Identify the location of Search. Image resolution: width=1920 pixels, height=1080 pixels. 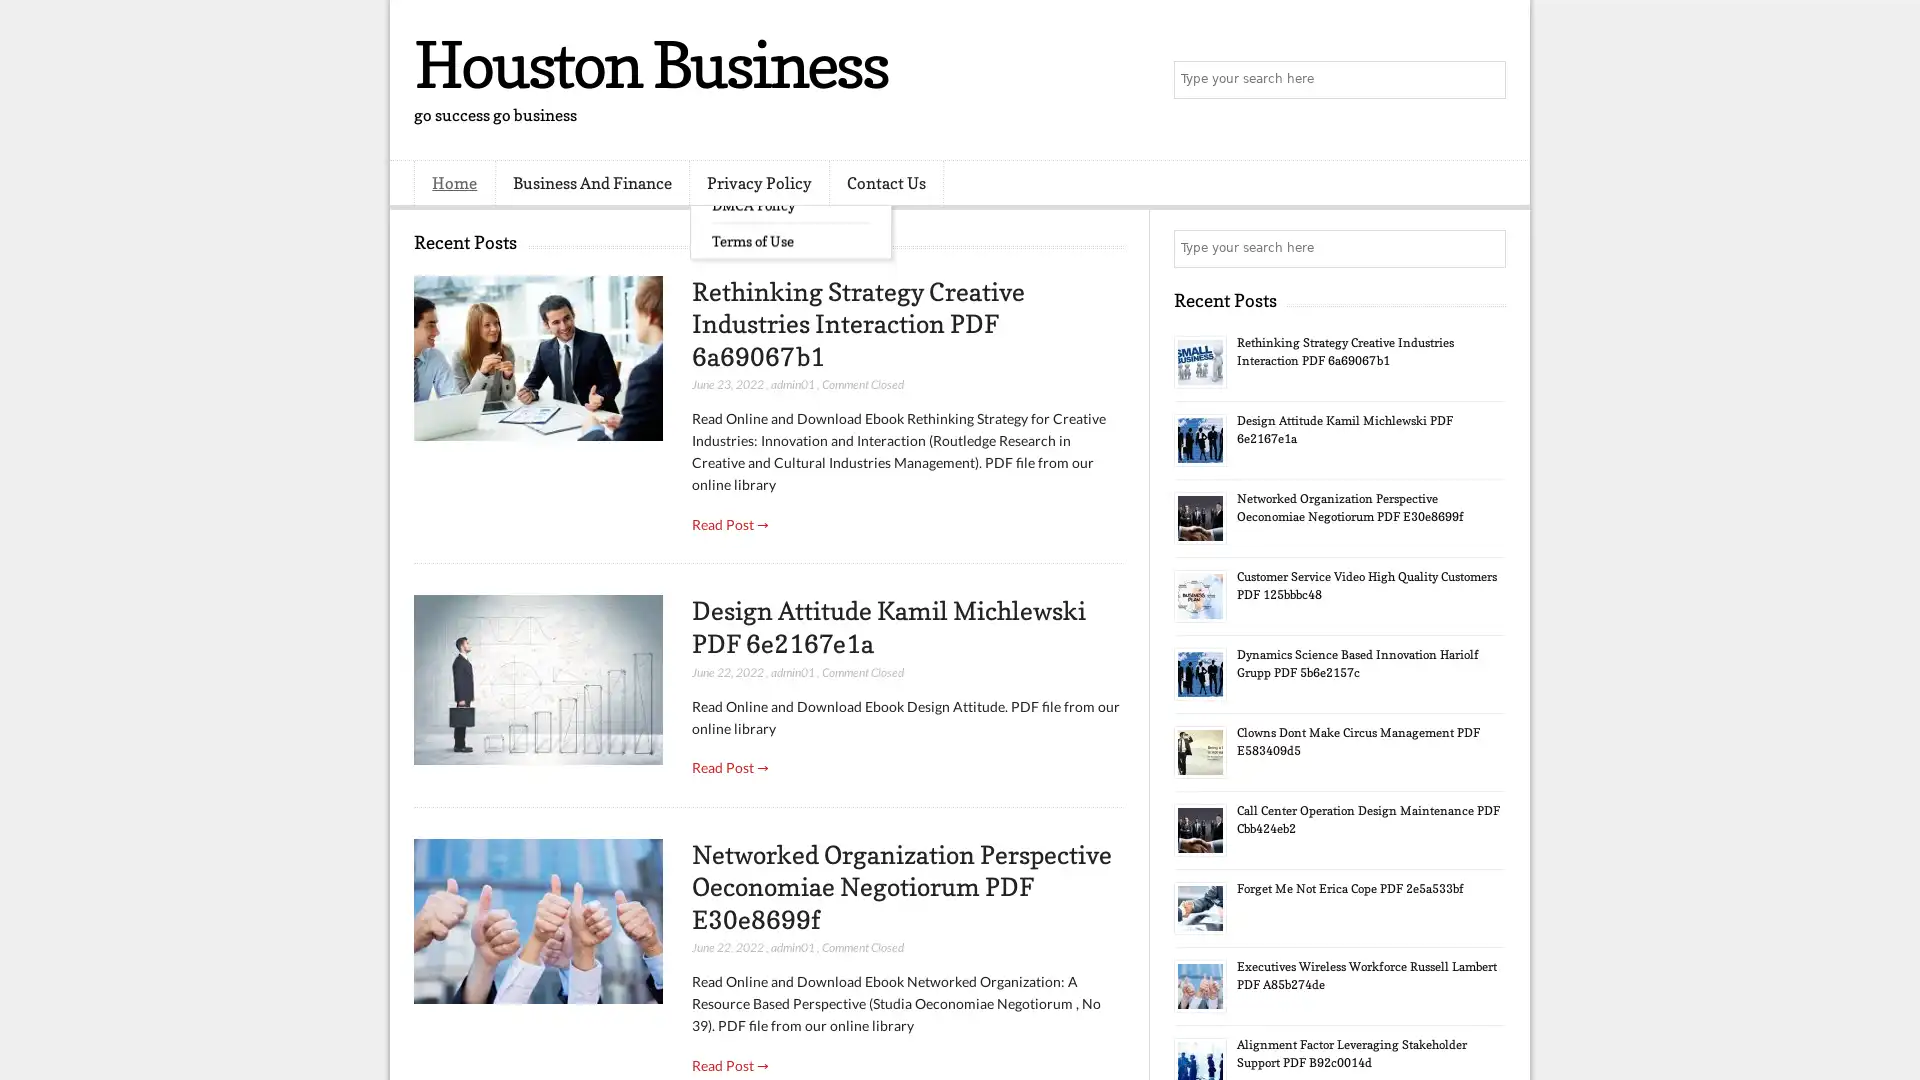
(1485, 80).